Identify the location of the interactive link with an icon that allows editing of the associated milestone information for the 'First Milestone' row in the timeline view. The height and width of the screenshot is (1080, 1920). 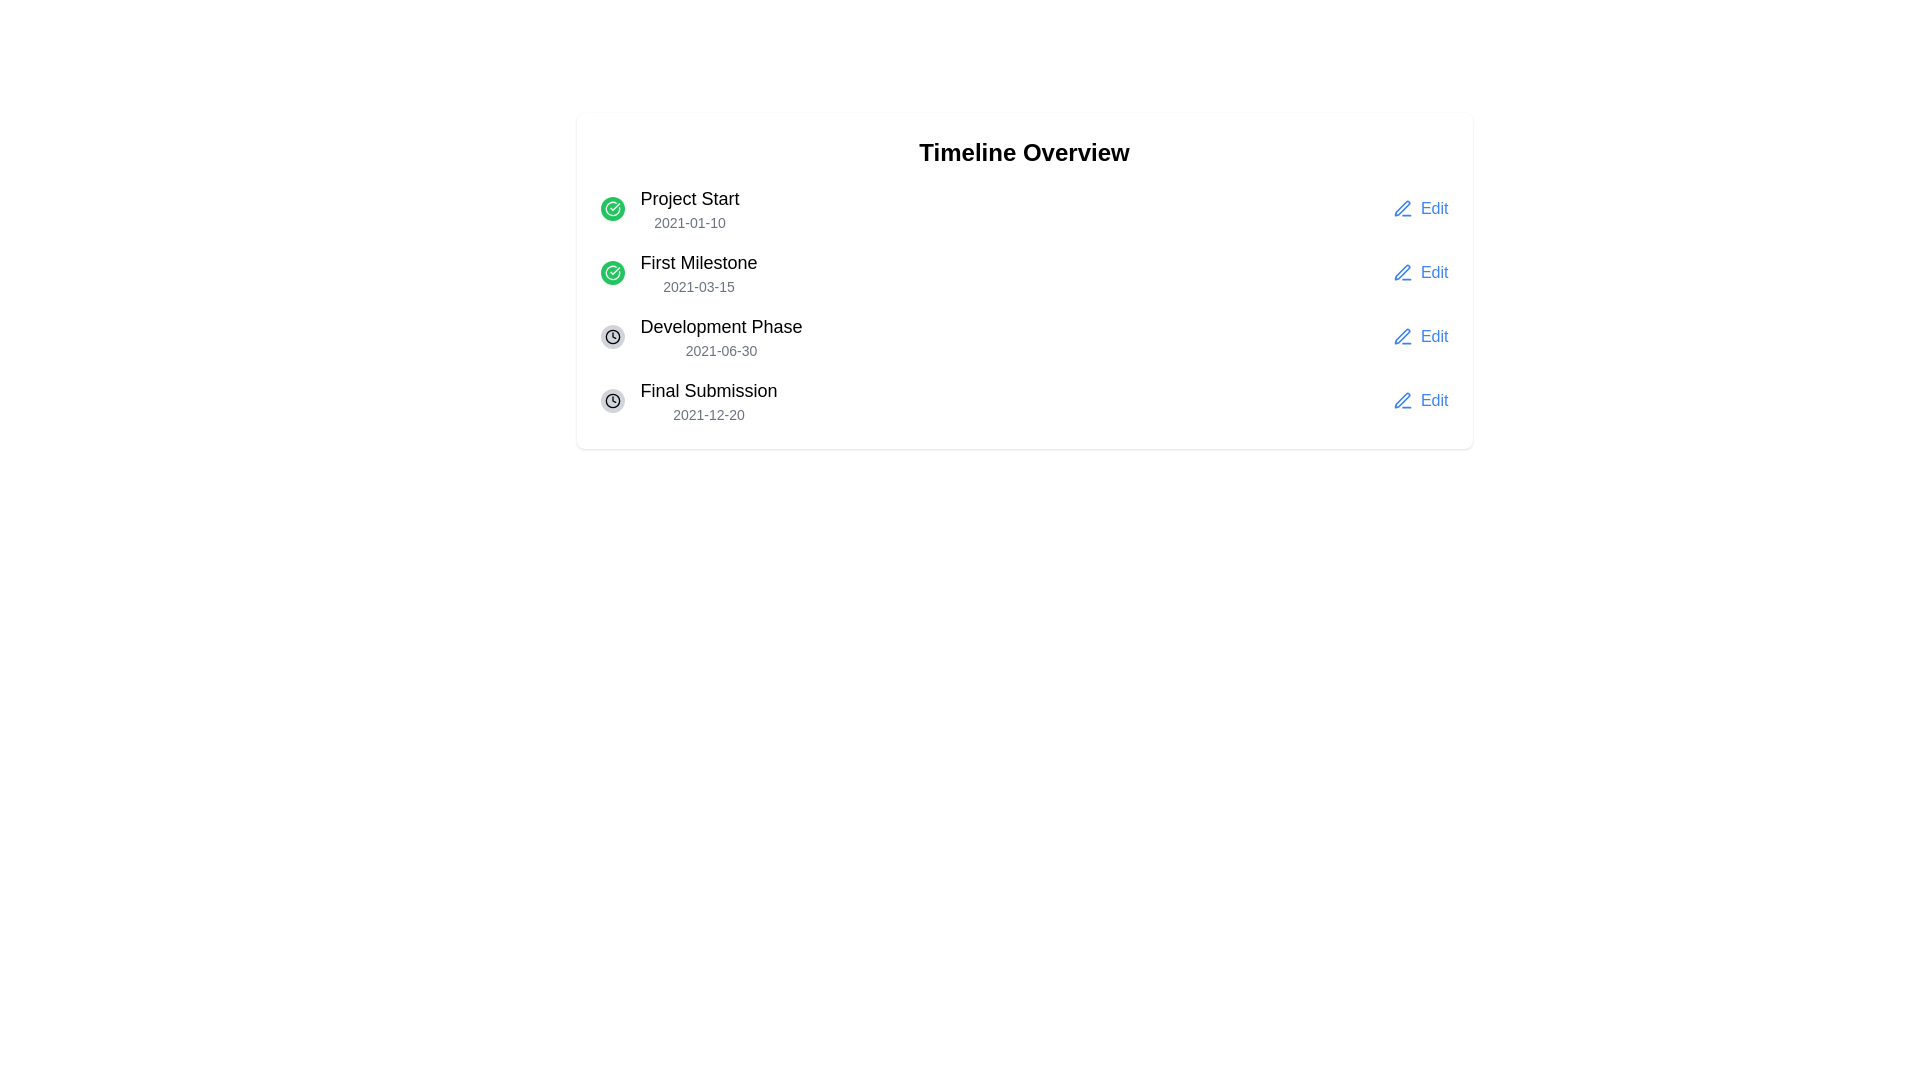
(1419, 273).